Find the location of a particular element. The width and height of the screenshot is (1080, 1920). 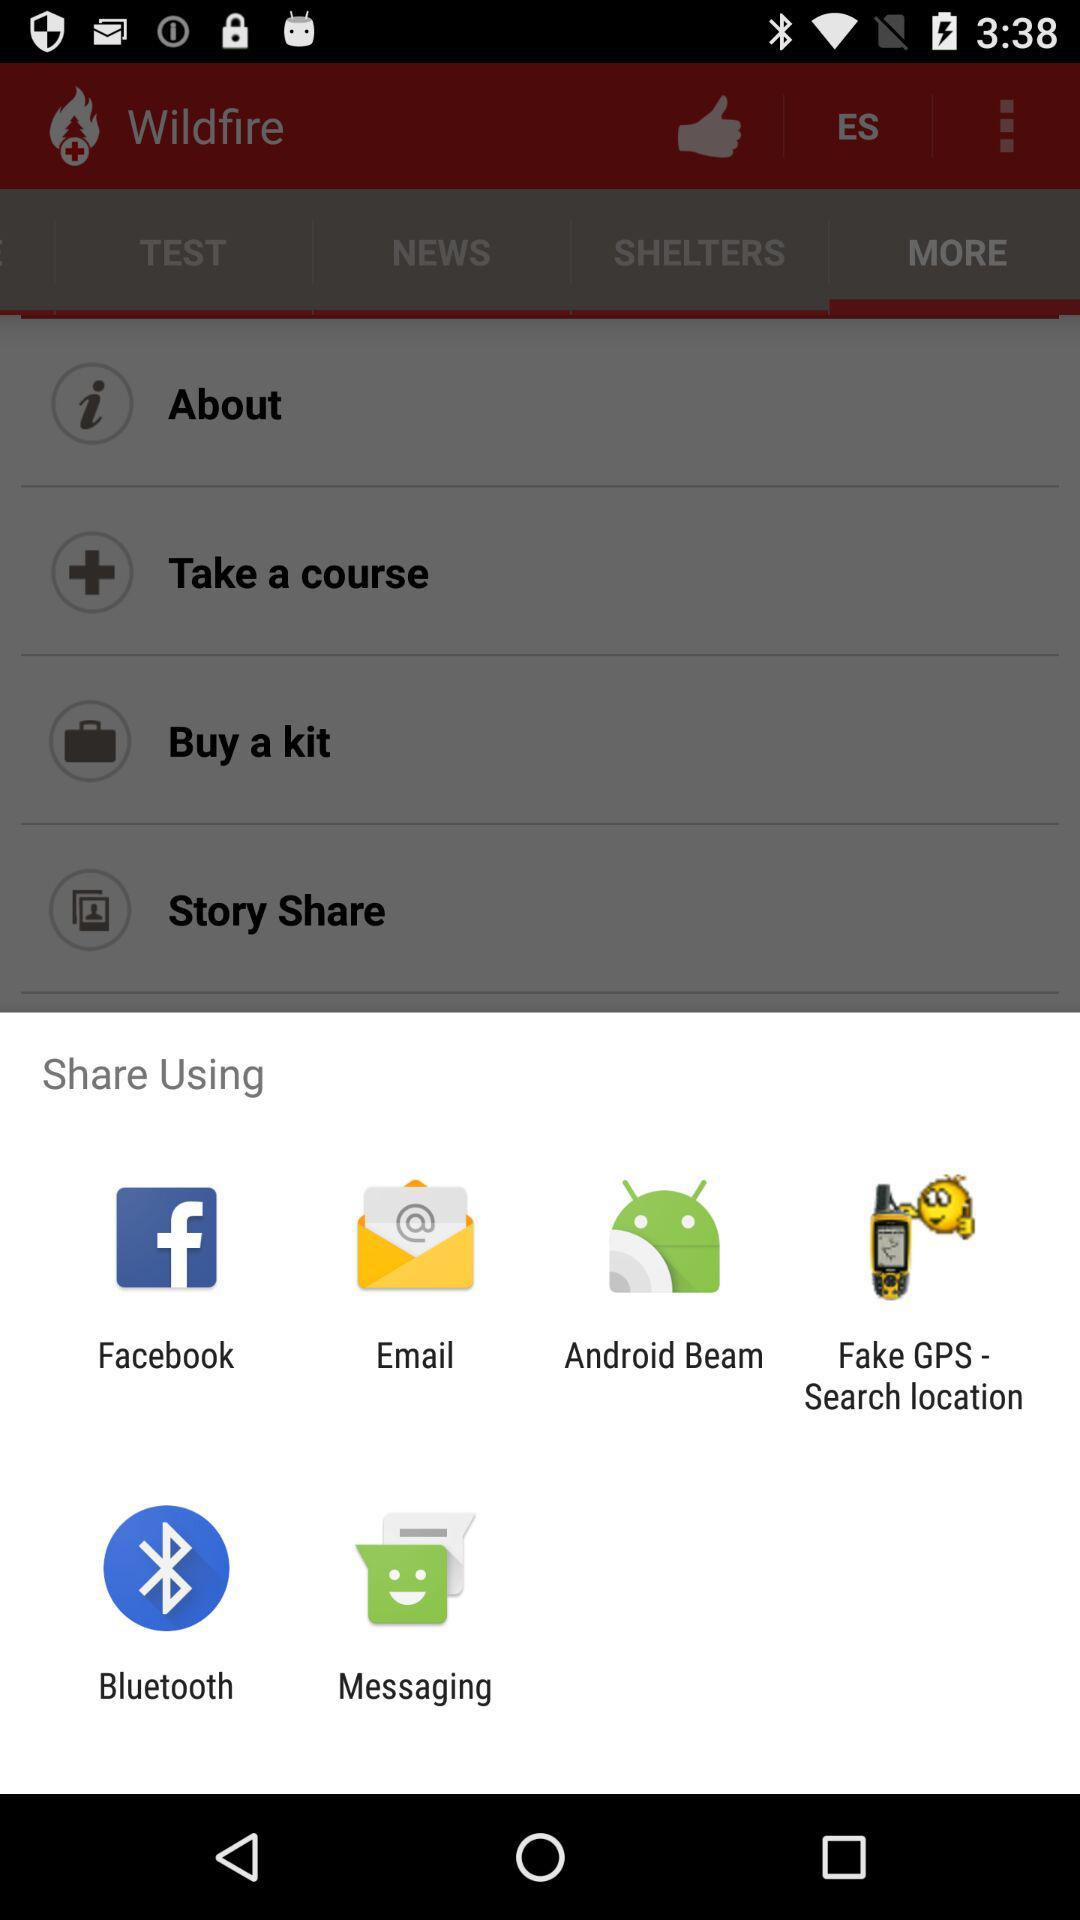

the app next to the android beam item is located at coordinates (414, 1374).